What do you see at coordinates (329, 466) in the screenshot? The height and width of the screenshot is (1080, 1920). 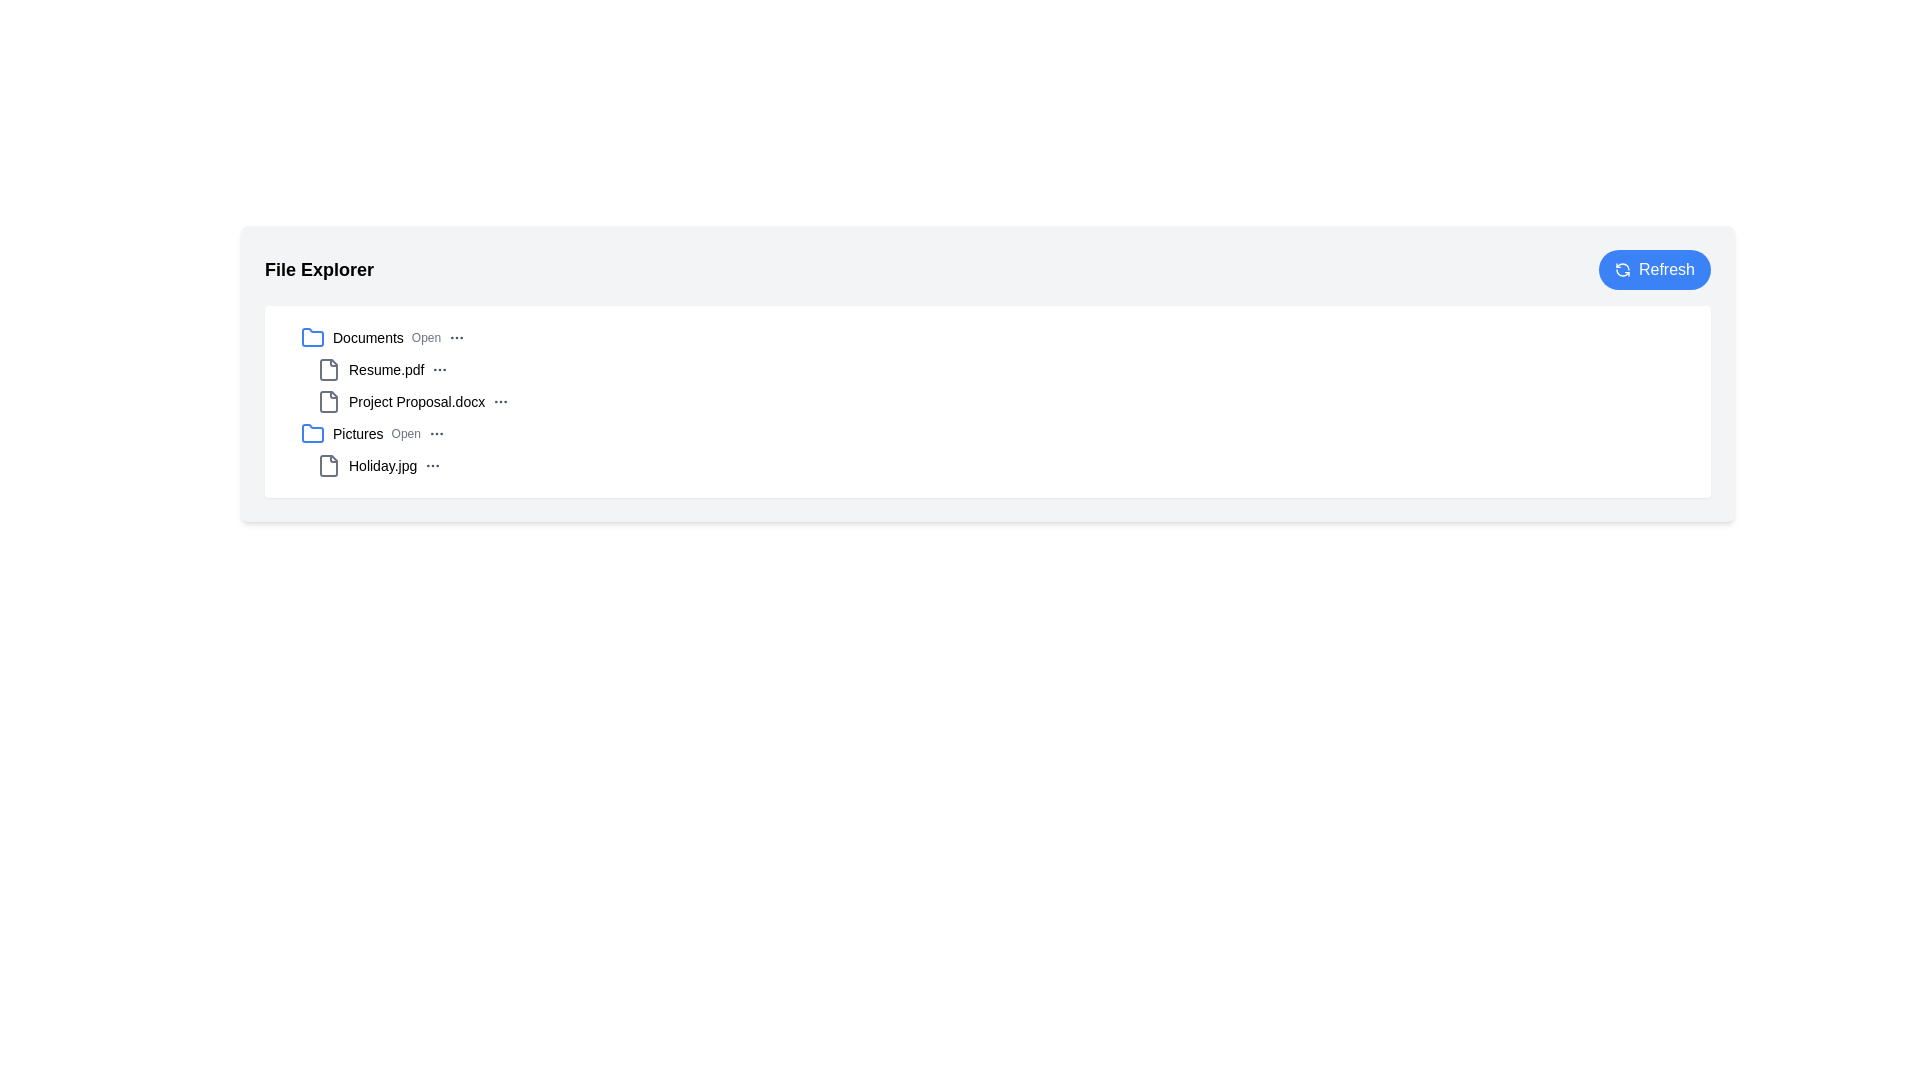 I see `the file icon representing 'Holiday.jpg'` at bounding box center [329, 466].